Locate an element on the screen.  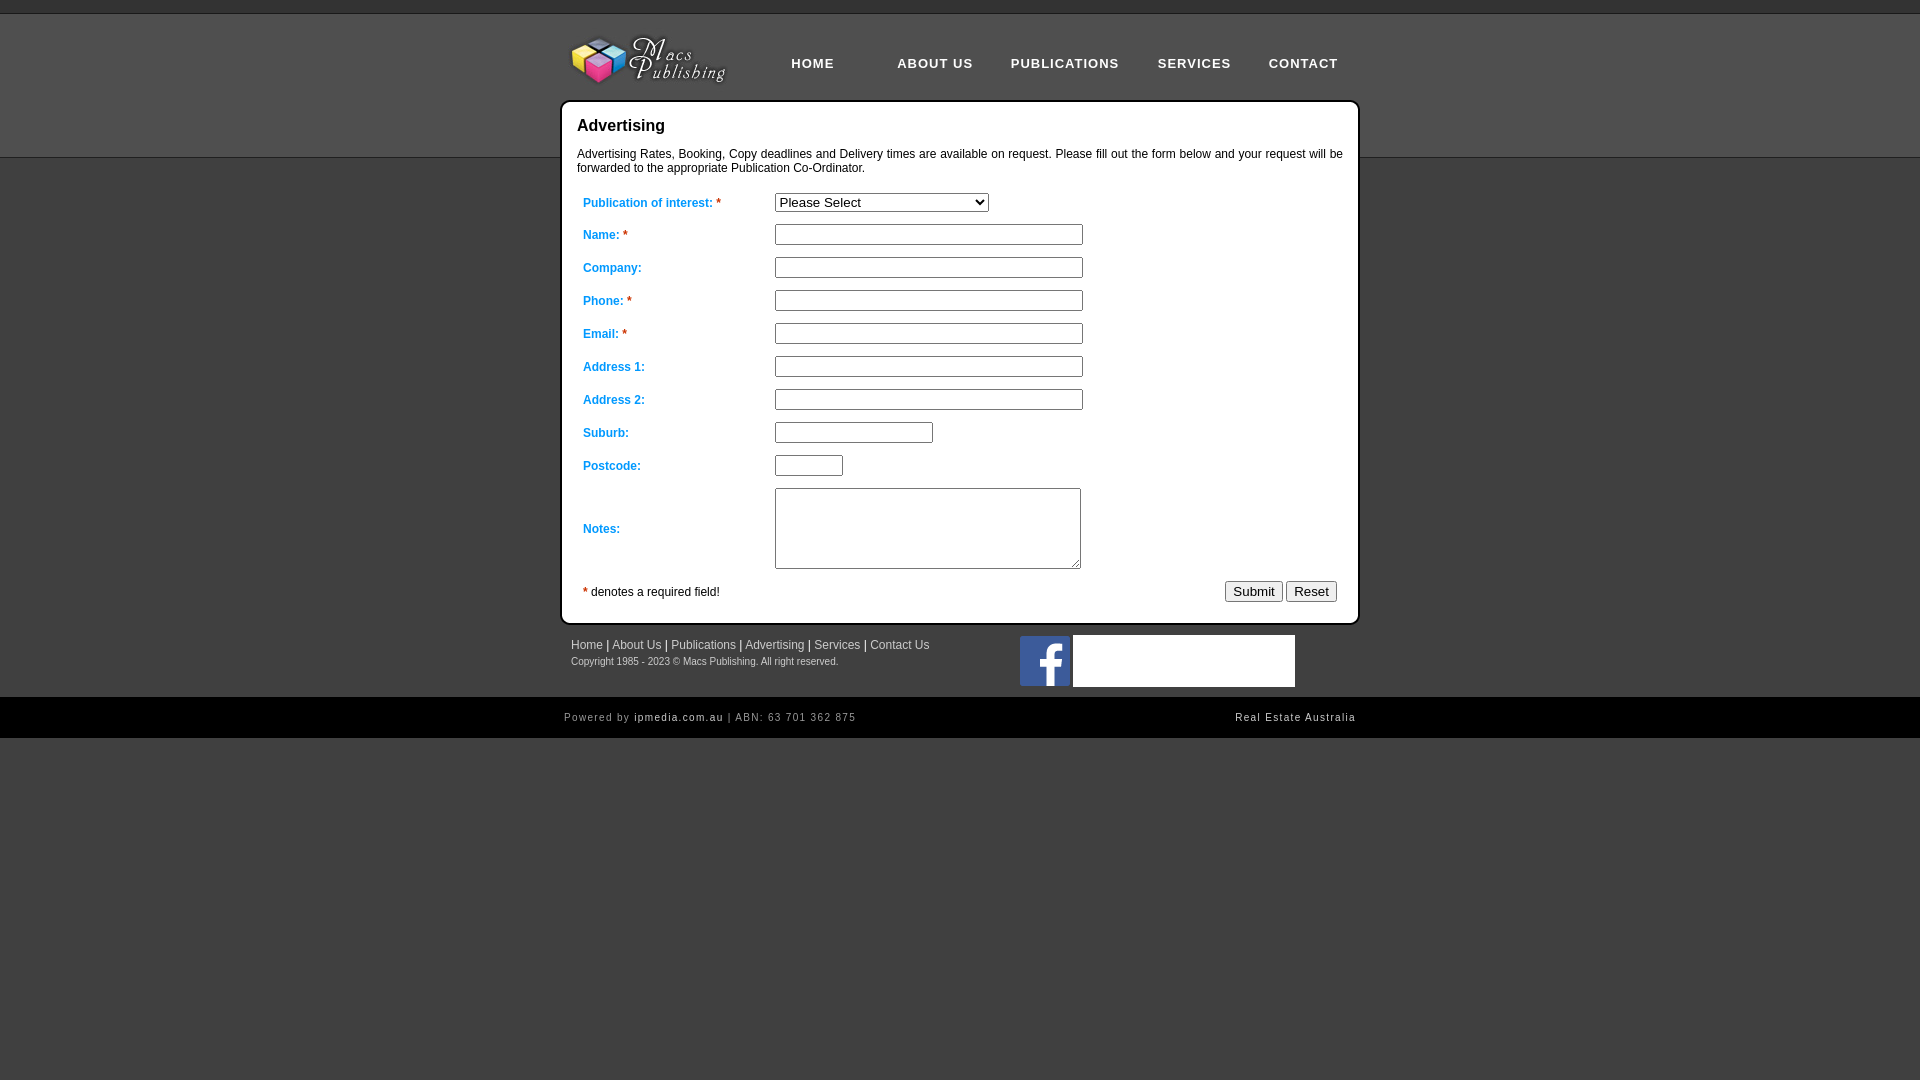
'ipmedia.com.au' is located at coordinates (678, 716).